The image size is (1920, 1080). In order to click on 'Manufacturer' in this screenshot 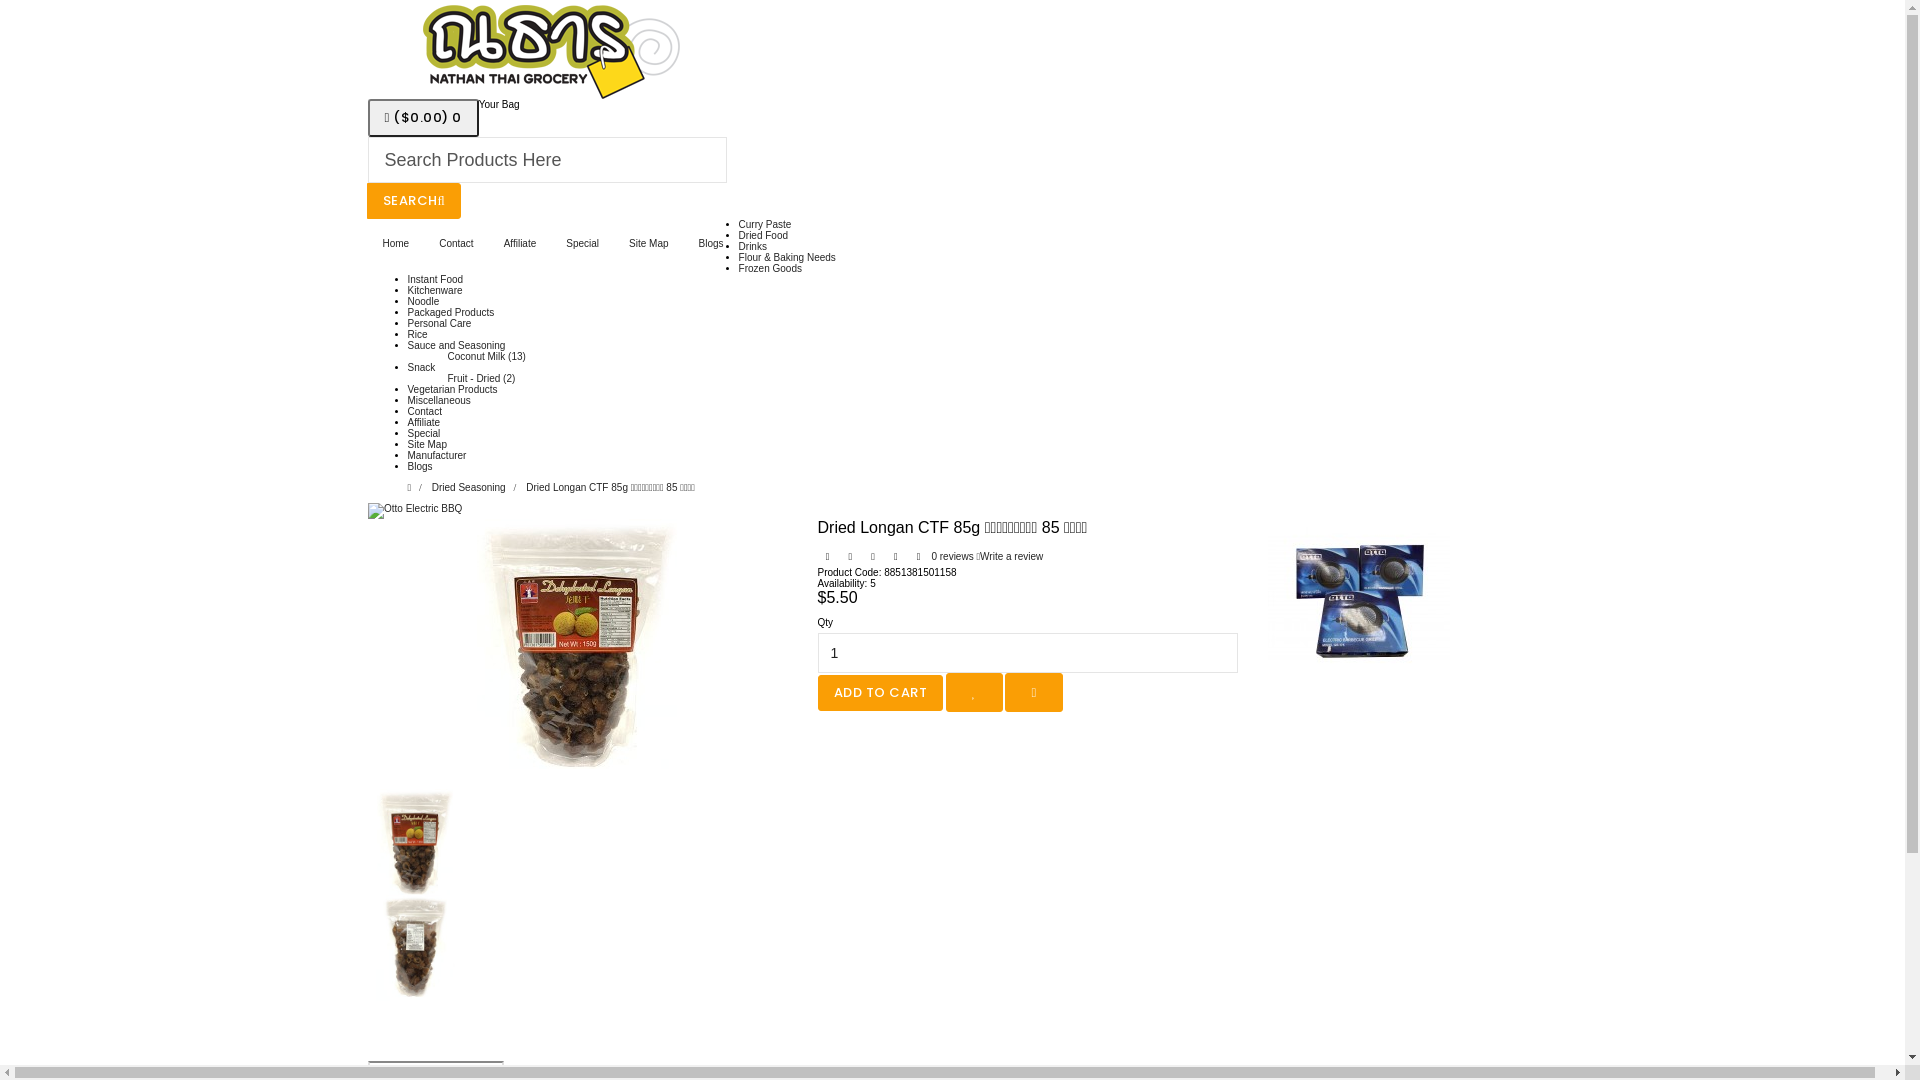, I will do `click(436, 455)`.